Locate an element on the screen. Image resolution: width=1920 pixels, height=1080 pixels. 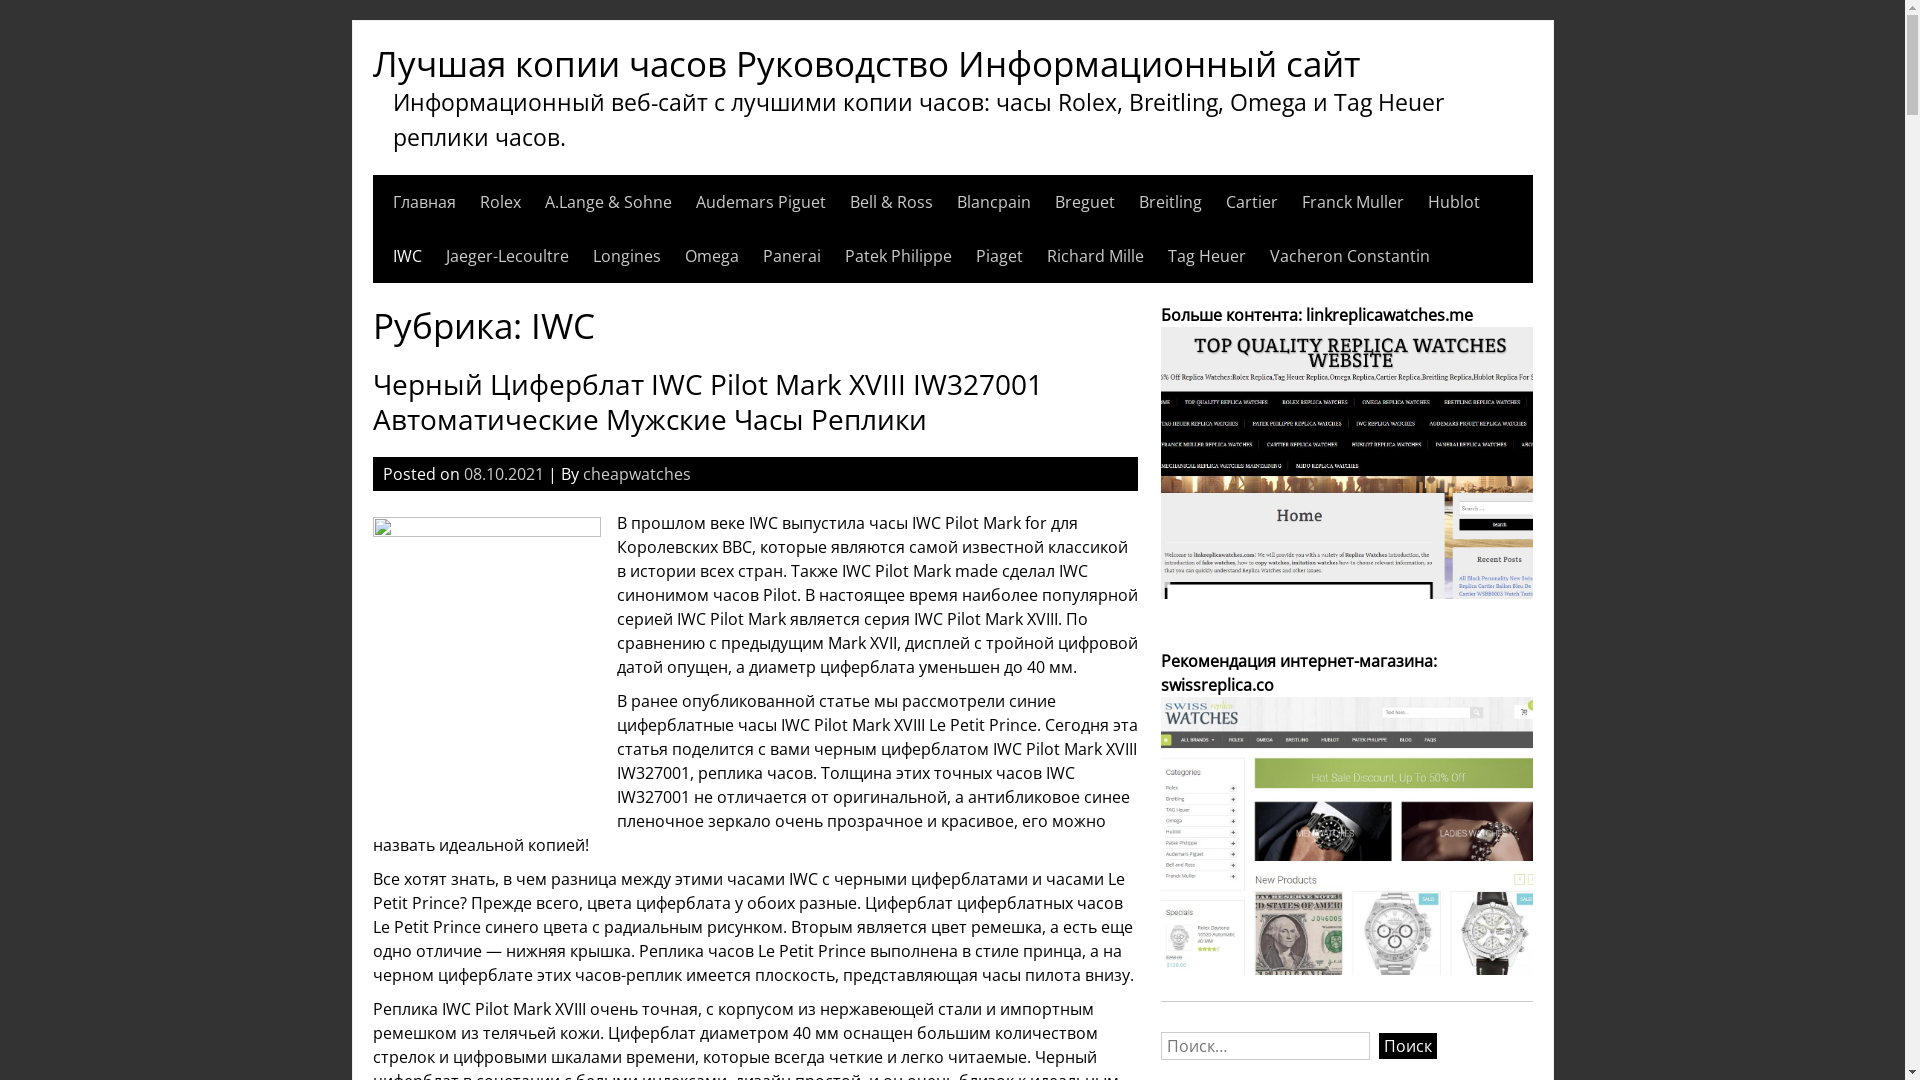
'IWC' is located at coordinates (392, 254).